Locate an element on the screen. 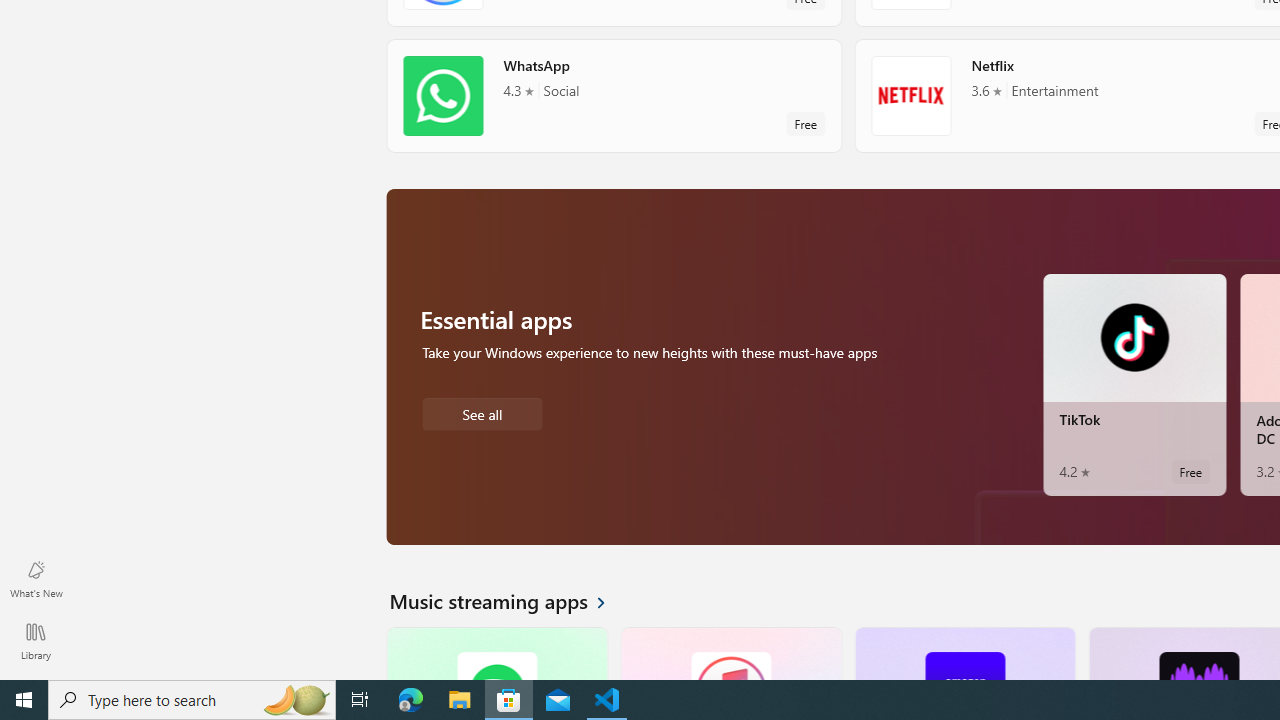 Image resolution: width=1280 pixels, height=720 pixels. 'TikTok. Average rating of 4.2 out of five stars. Free  ' is located at coordinates (1134, 384).